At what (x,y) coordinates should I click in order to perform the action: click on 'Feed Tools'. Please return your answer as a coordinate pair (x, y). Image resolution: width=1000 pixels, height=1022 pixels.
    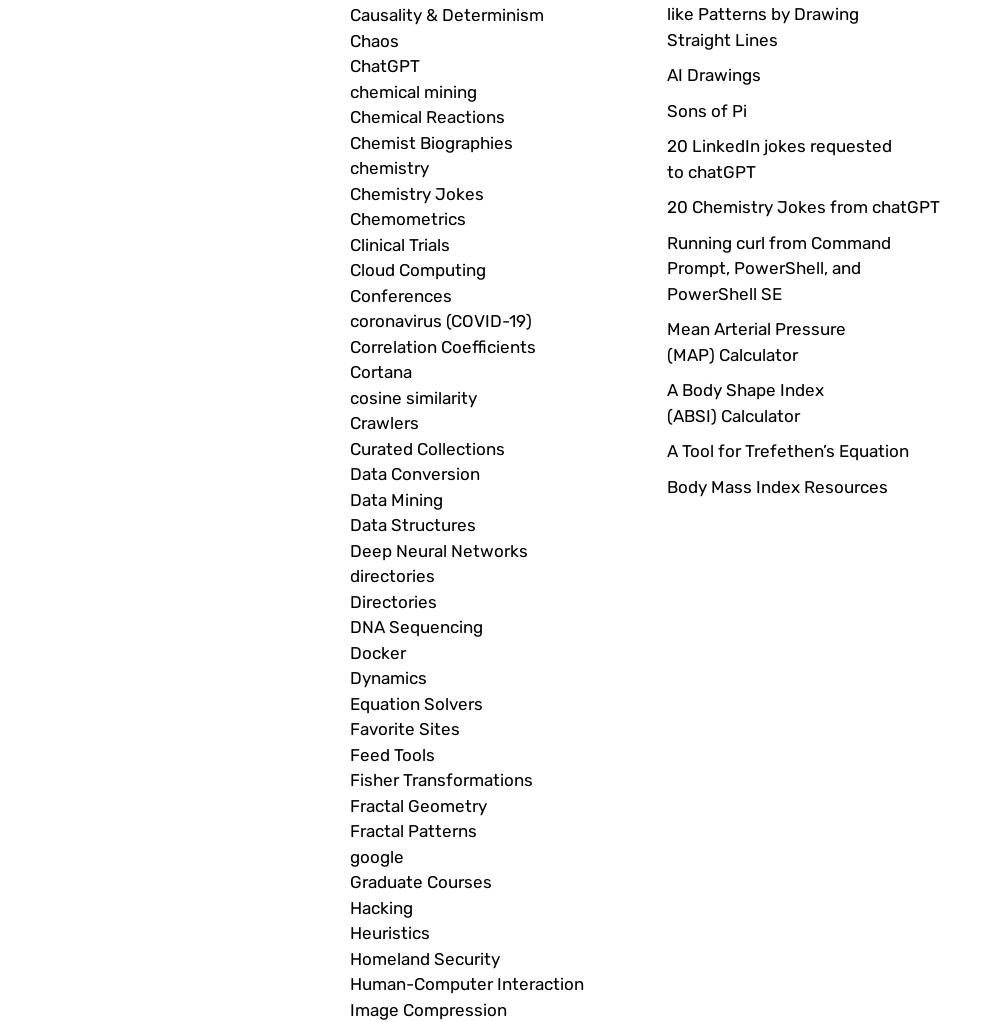
    Looking at the image, I should click on (392, 753).